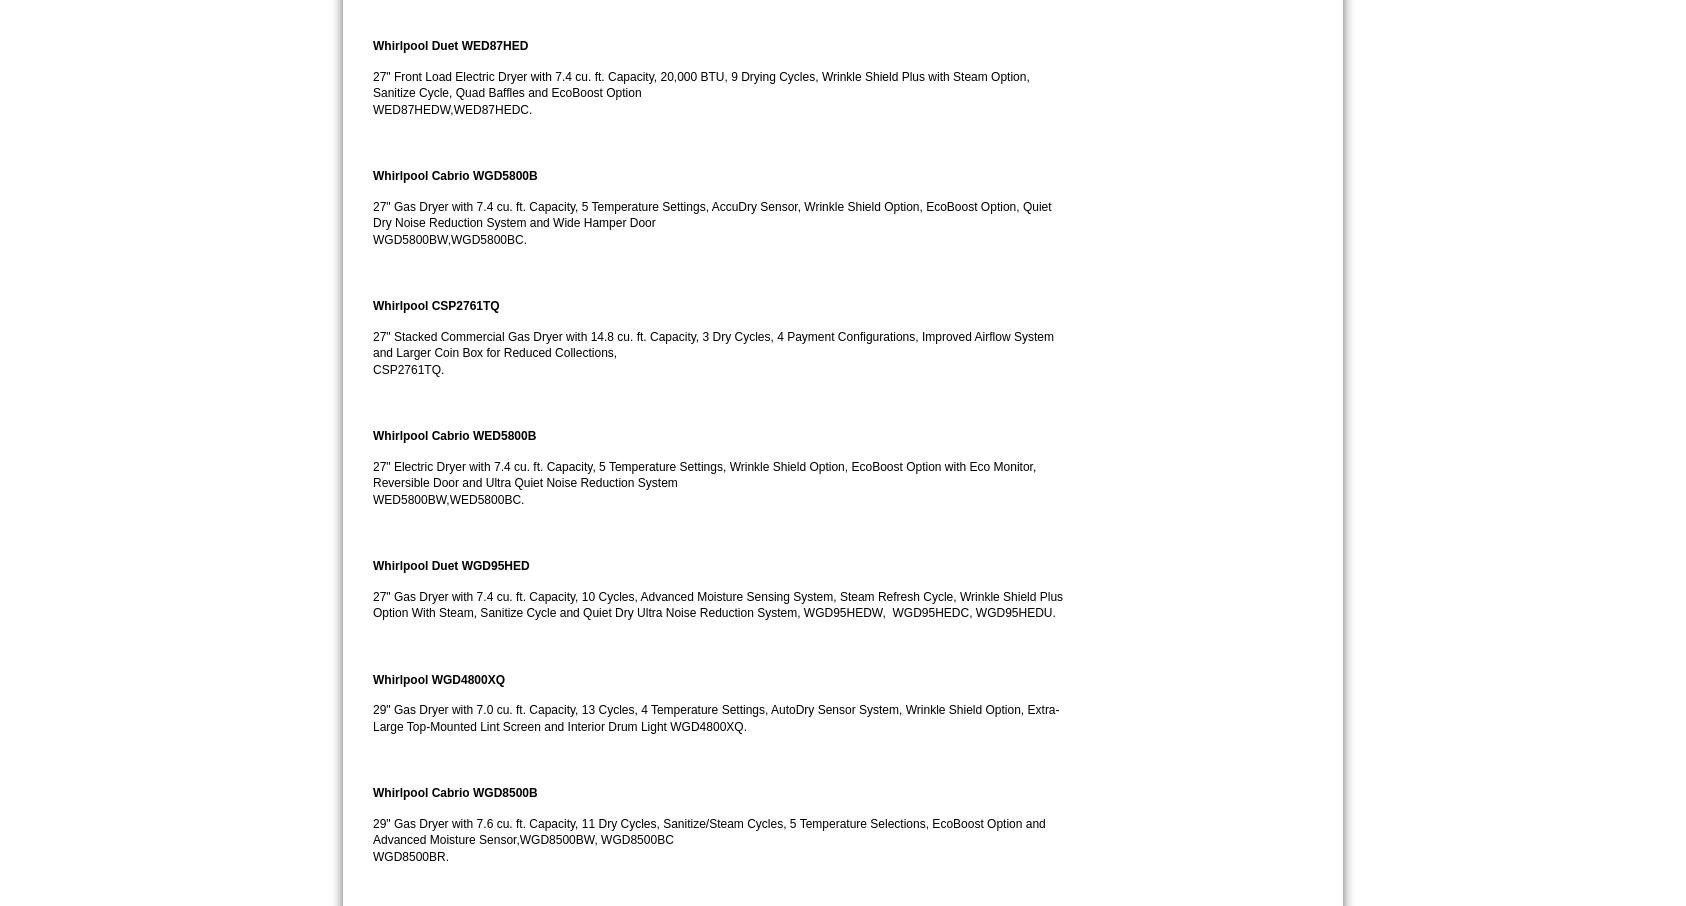  Describe the element at coordinates (449, 239) in the screenshot. I see `'WGD5800BW,WGD5800BC.'` at that location.